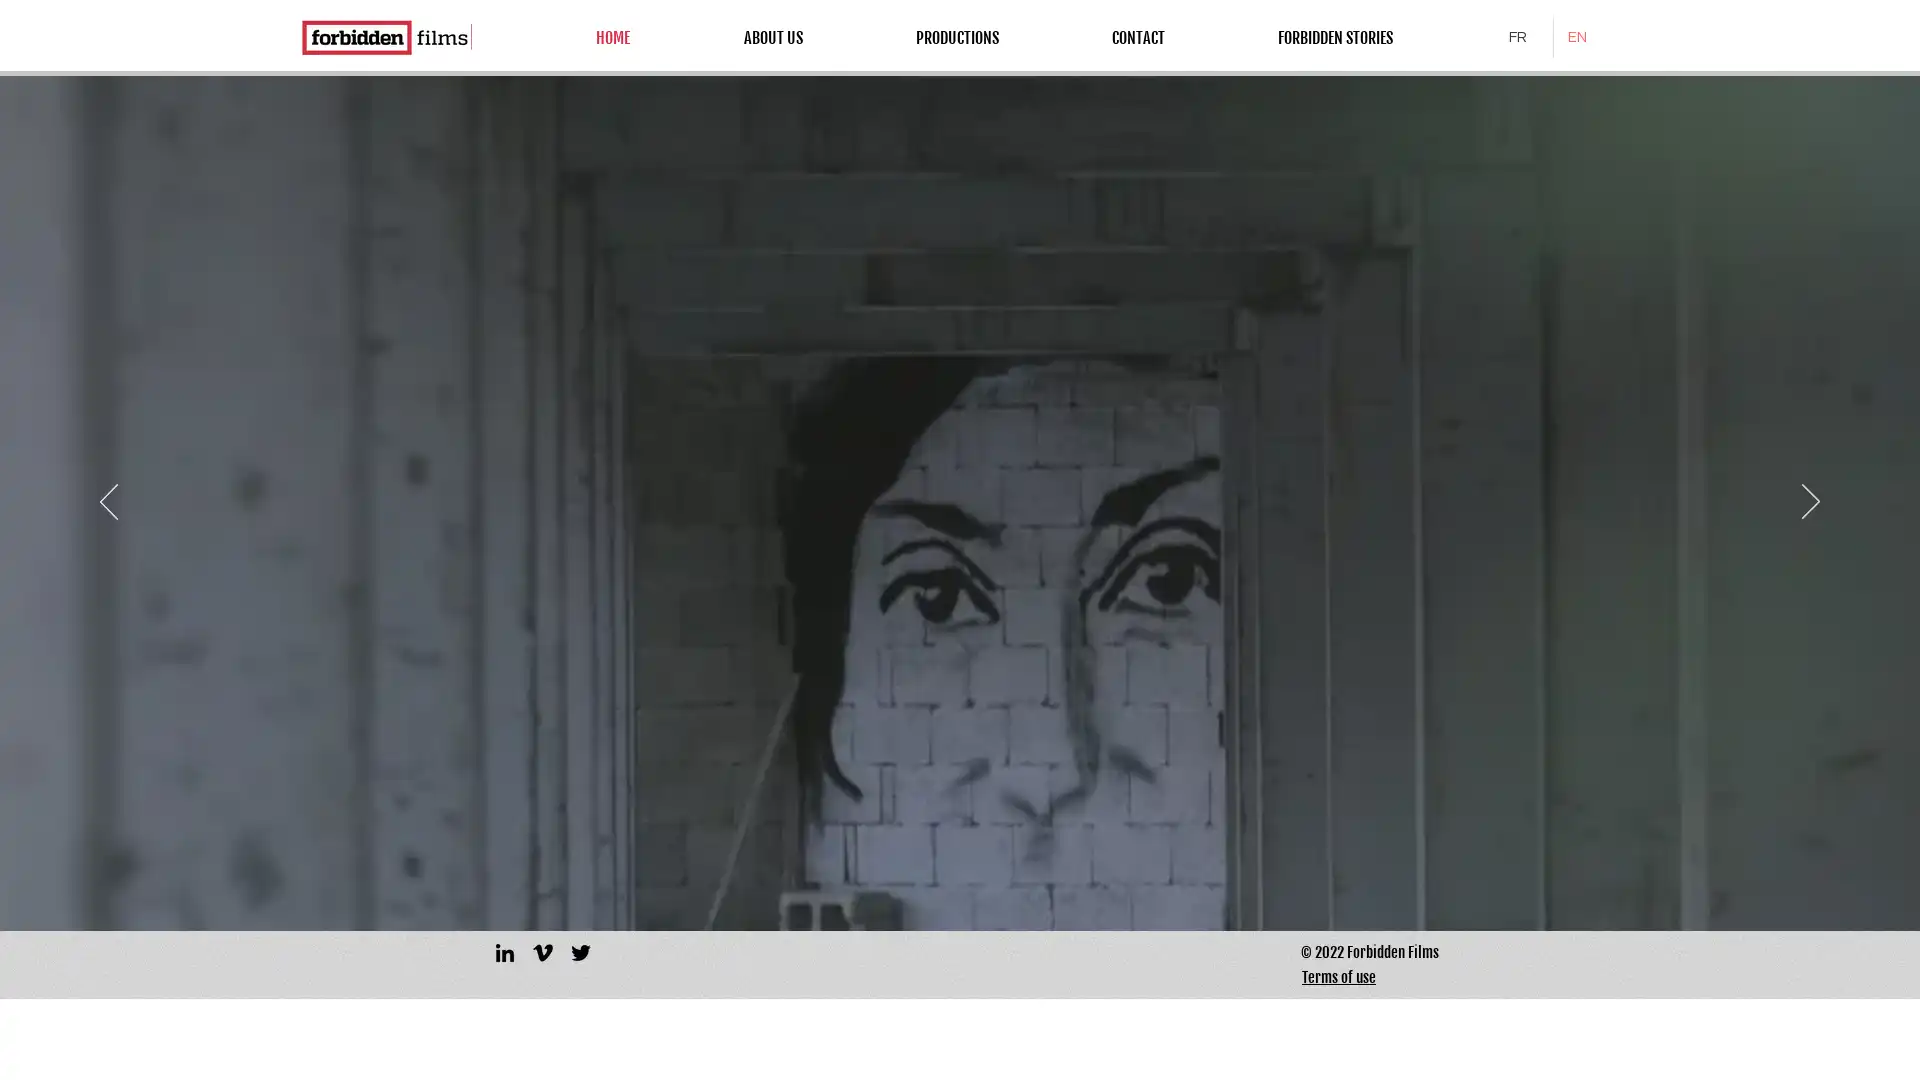 The height and width of the screenshot is (1080, 1920). Describe the element at coordinates (108, 501) in the screenshot. I see `Previous` at that location.